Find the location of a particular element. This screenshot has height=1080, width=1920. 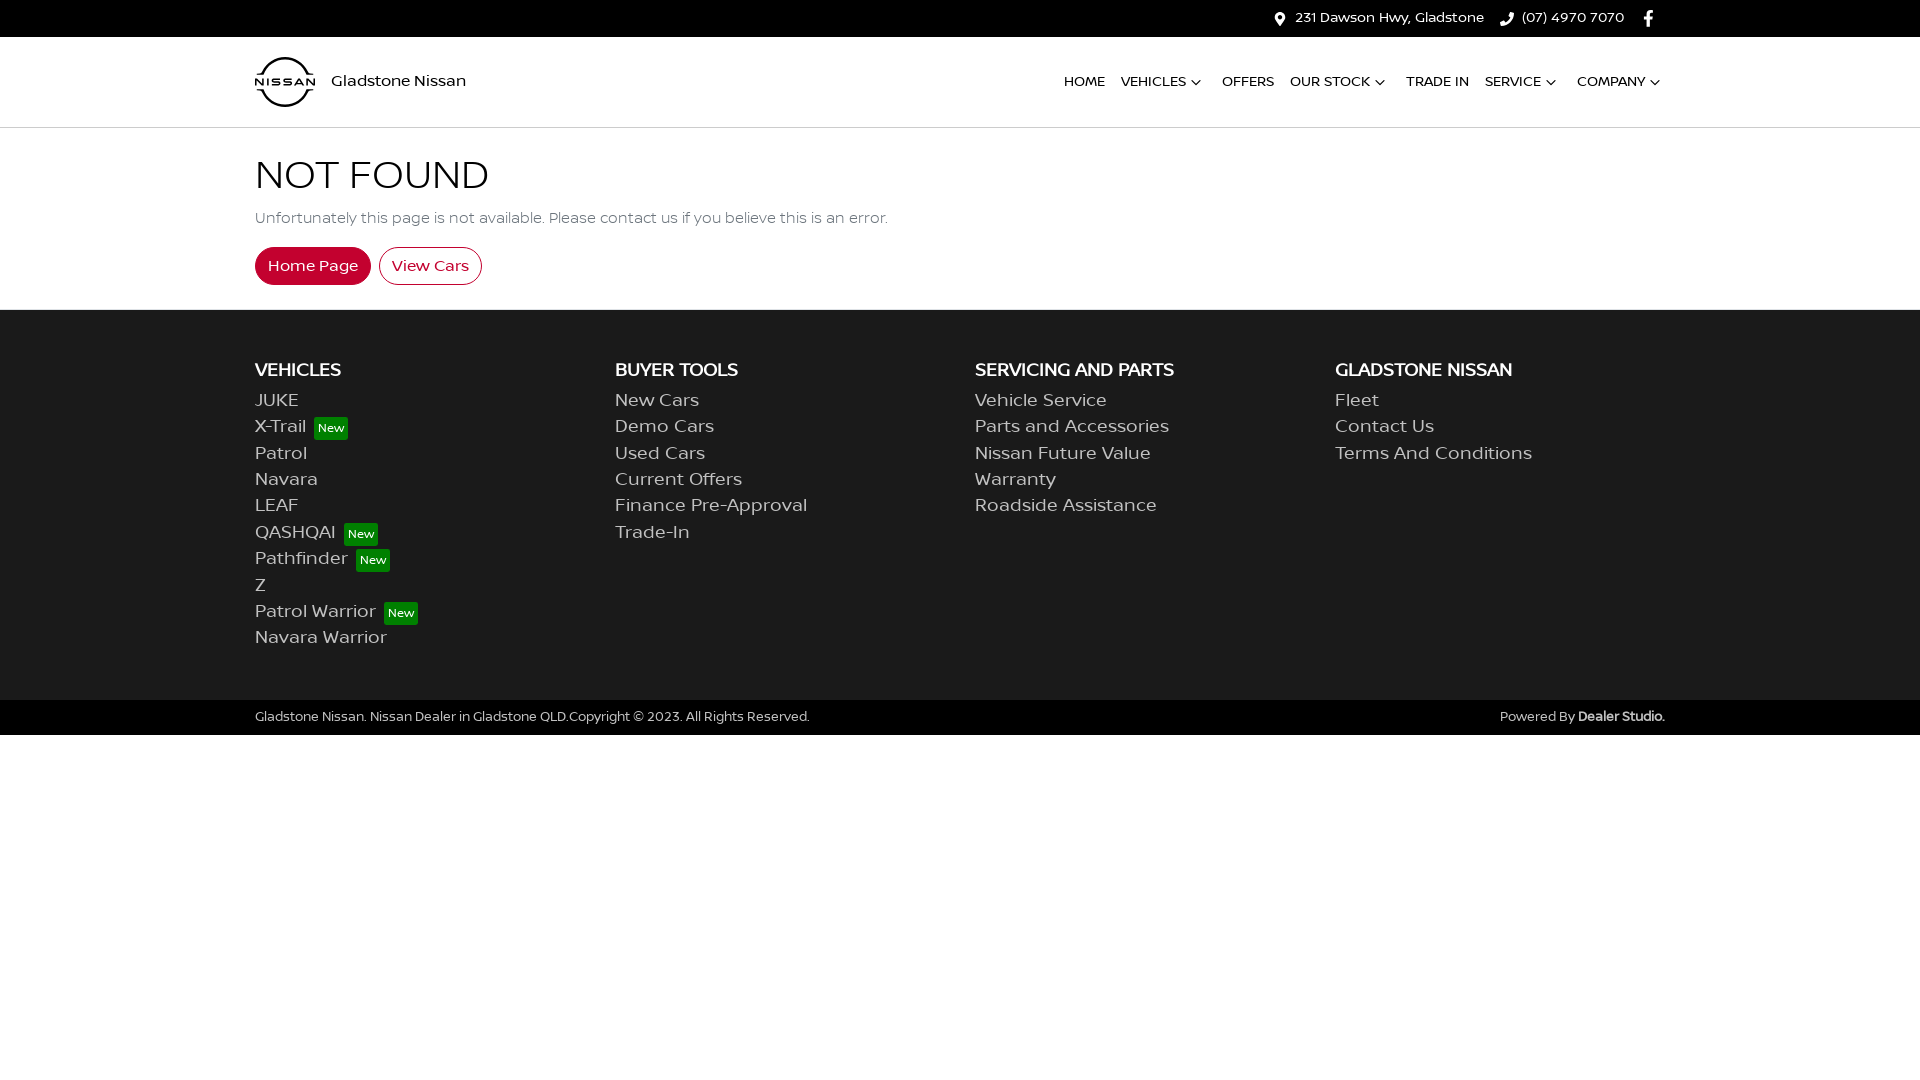

'QASHQAI' is located at coordinates (315, 531).